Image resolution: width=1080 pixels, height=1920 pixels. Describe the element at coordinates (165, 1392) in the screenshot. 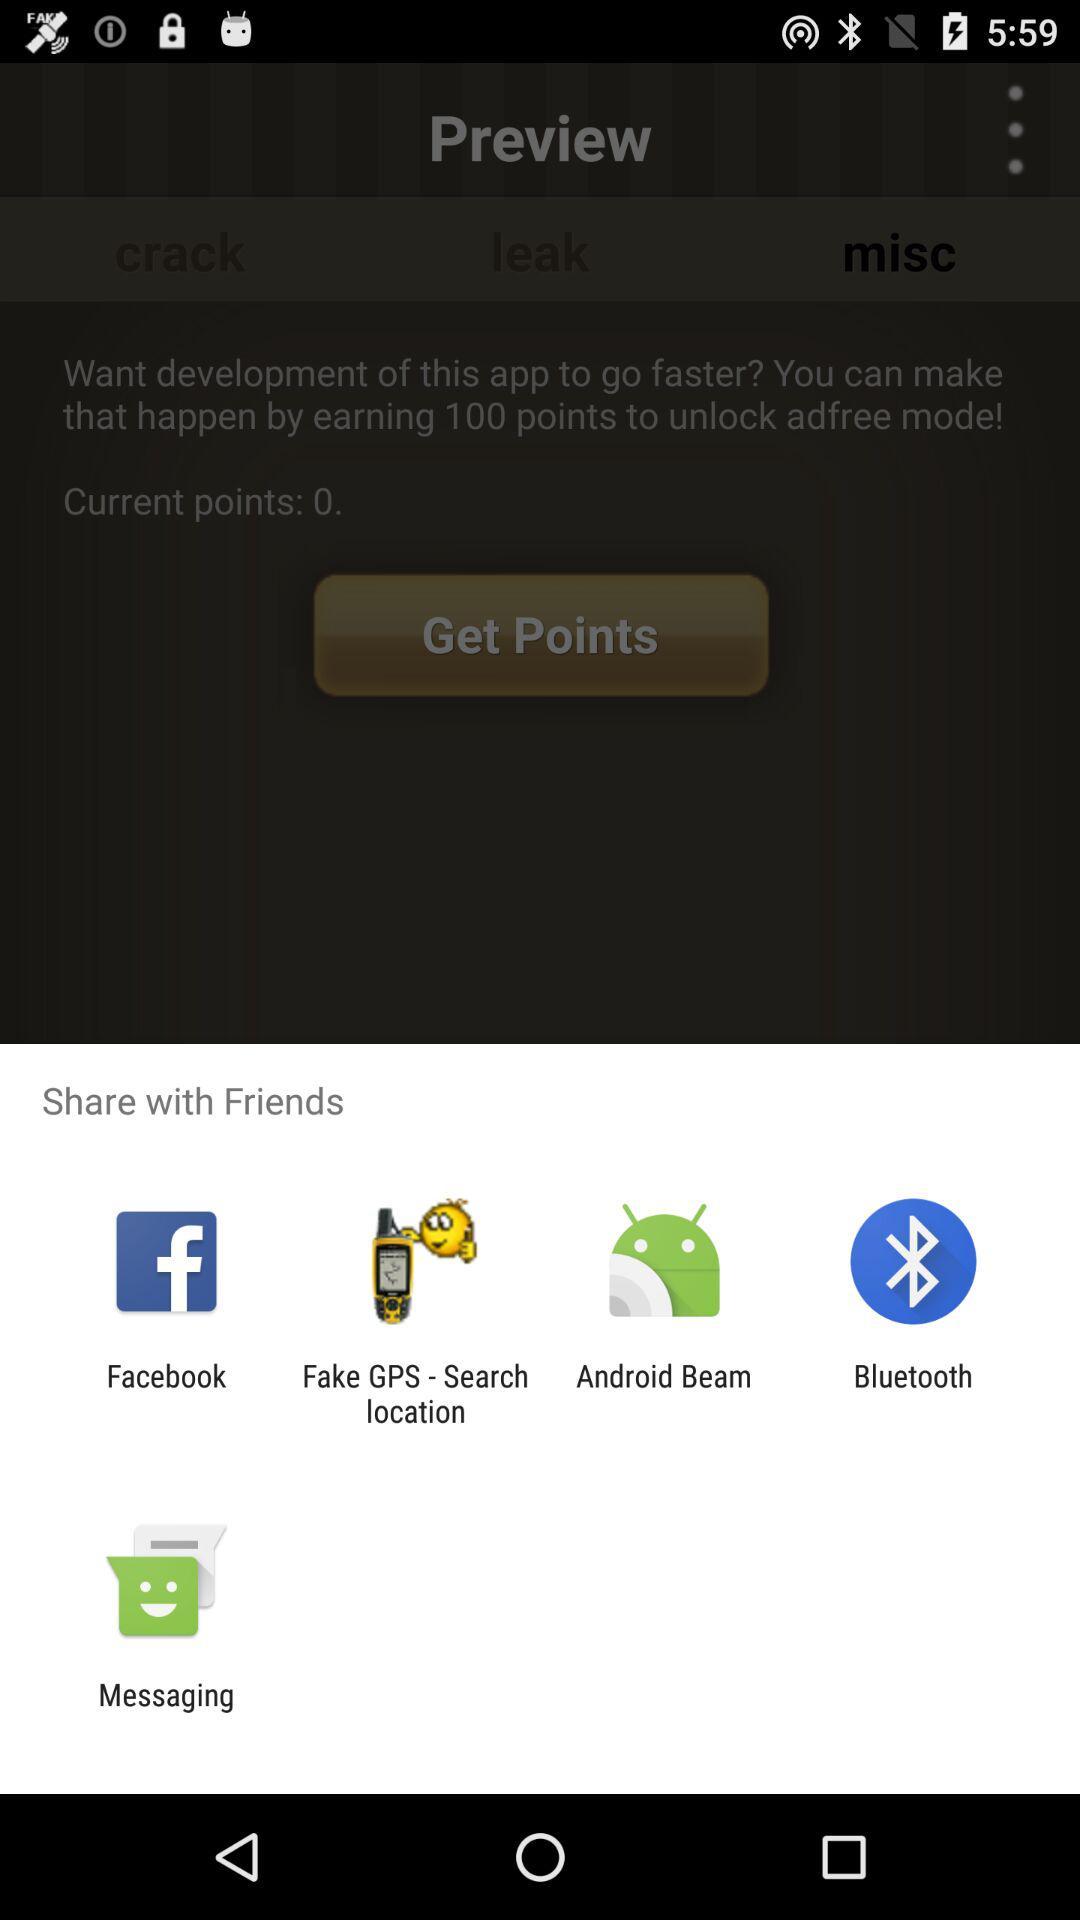

I see `the icon next to fake gps search app` at that location.